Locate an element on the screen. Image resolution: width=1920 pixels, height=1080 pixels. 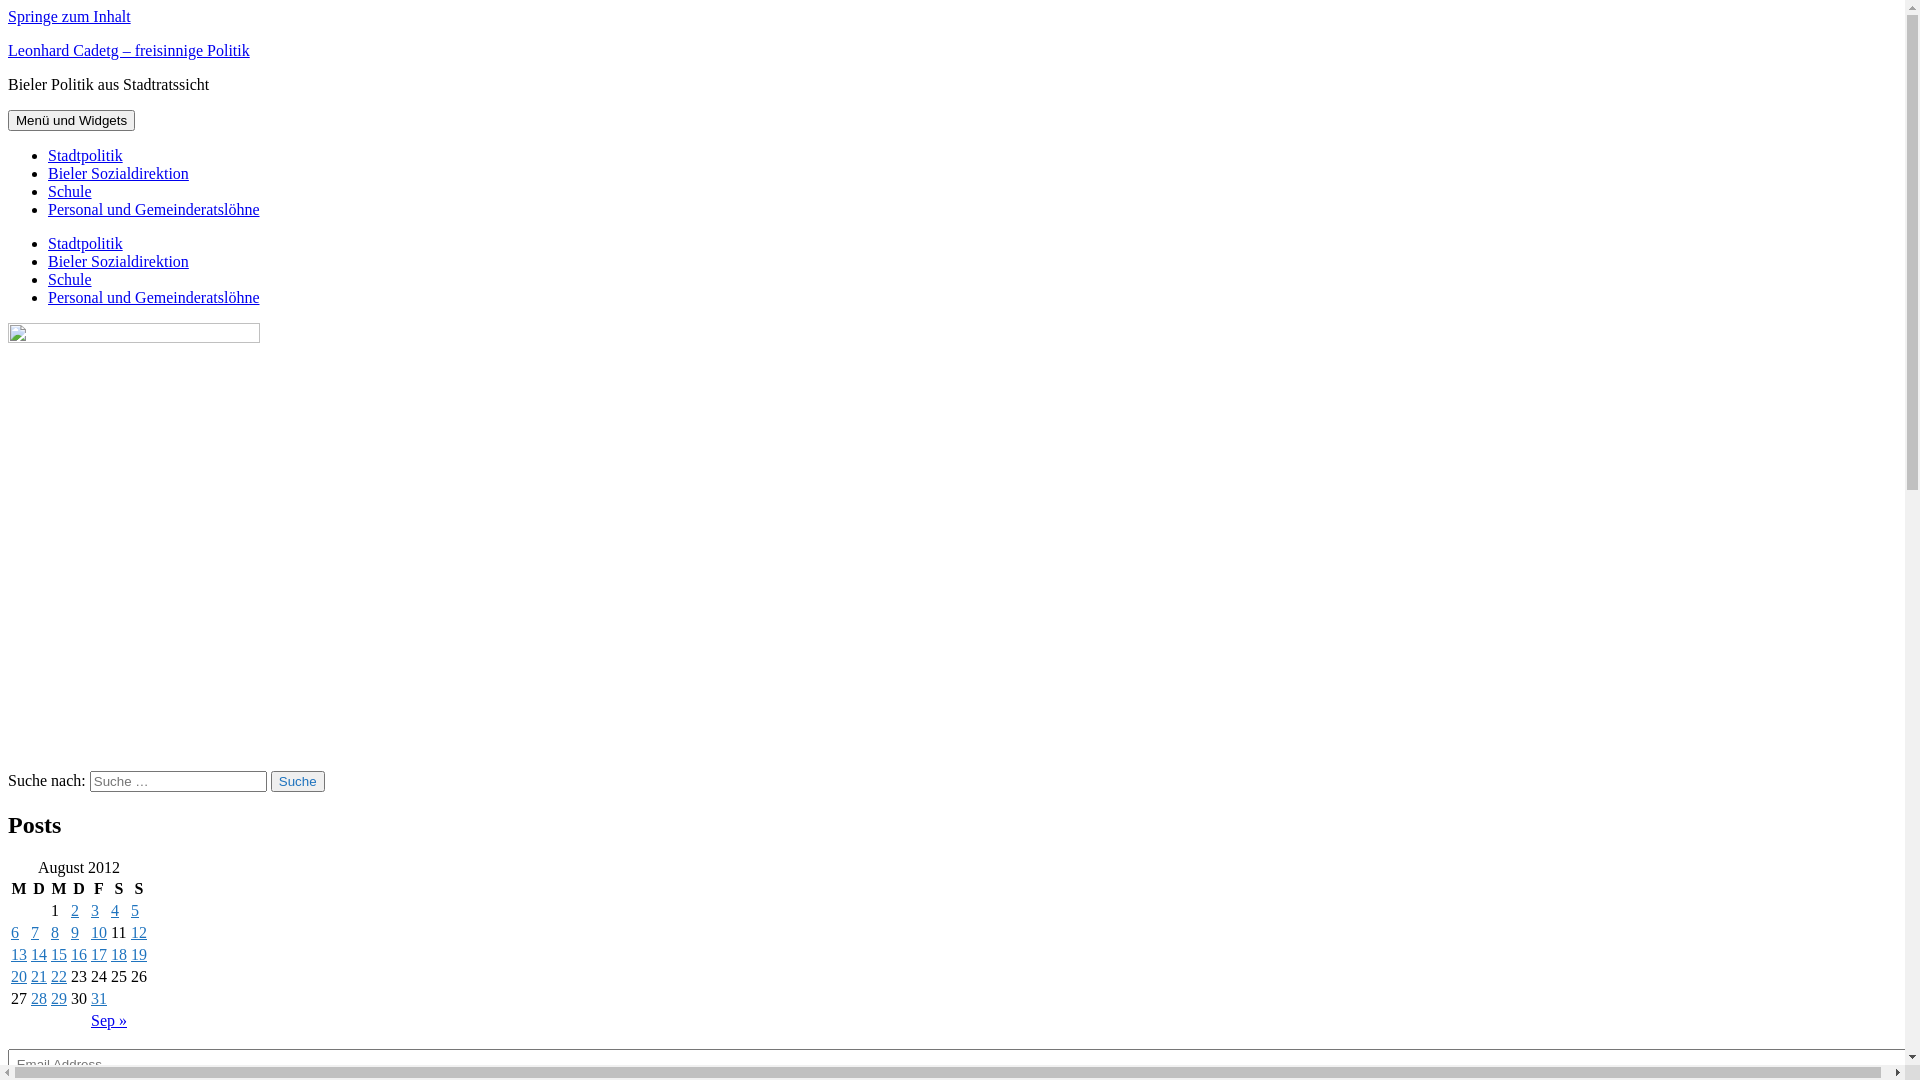
'7' is located at coordinates (34, 932).